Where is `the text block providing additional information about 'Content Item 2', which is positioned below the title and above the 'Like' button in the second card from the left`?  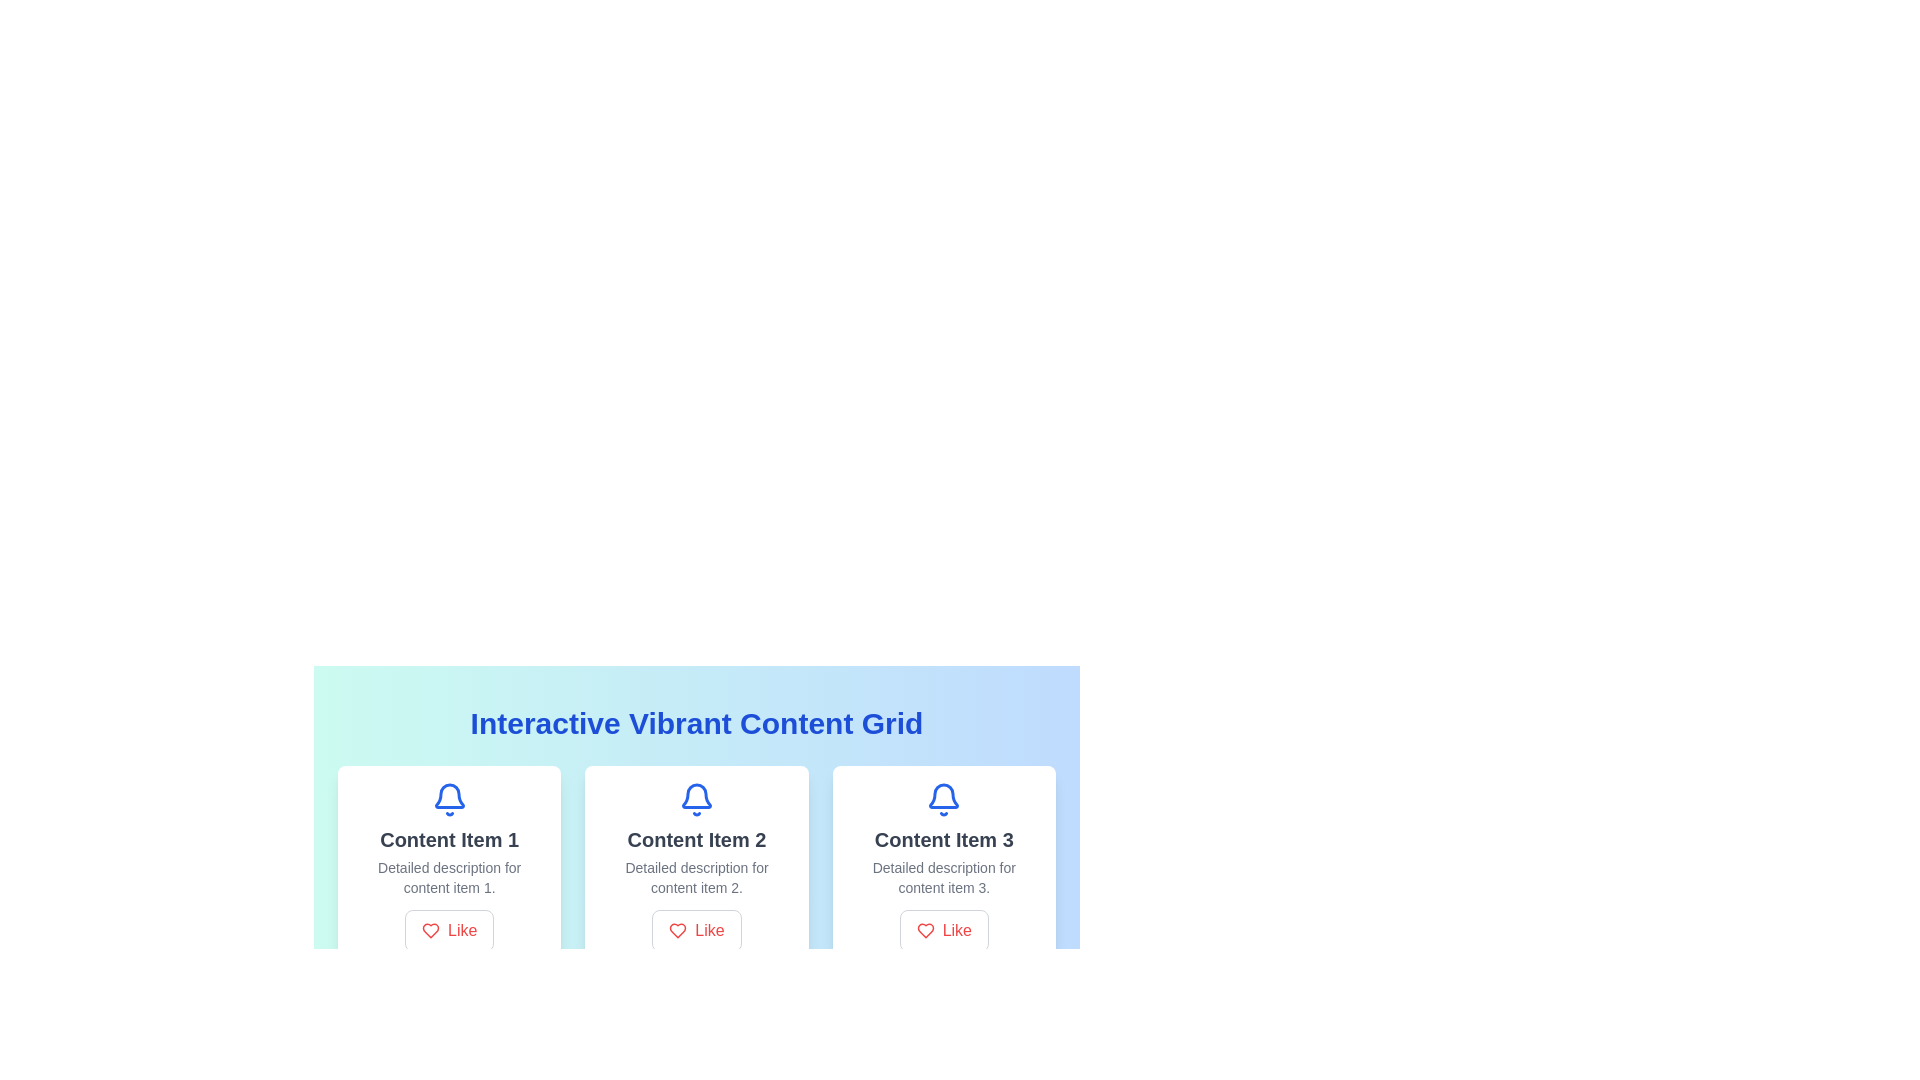 the text block providing additional information about 'Content Item 2', which is positioned below the title and above the 'Like' button in the second card from the left is located at coordinates (696, 877).